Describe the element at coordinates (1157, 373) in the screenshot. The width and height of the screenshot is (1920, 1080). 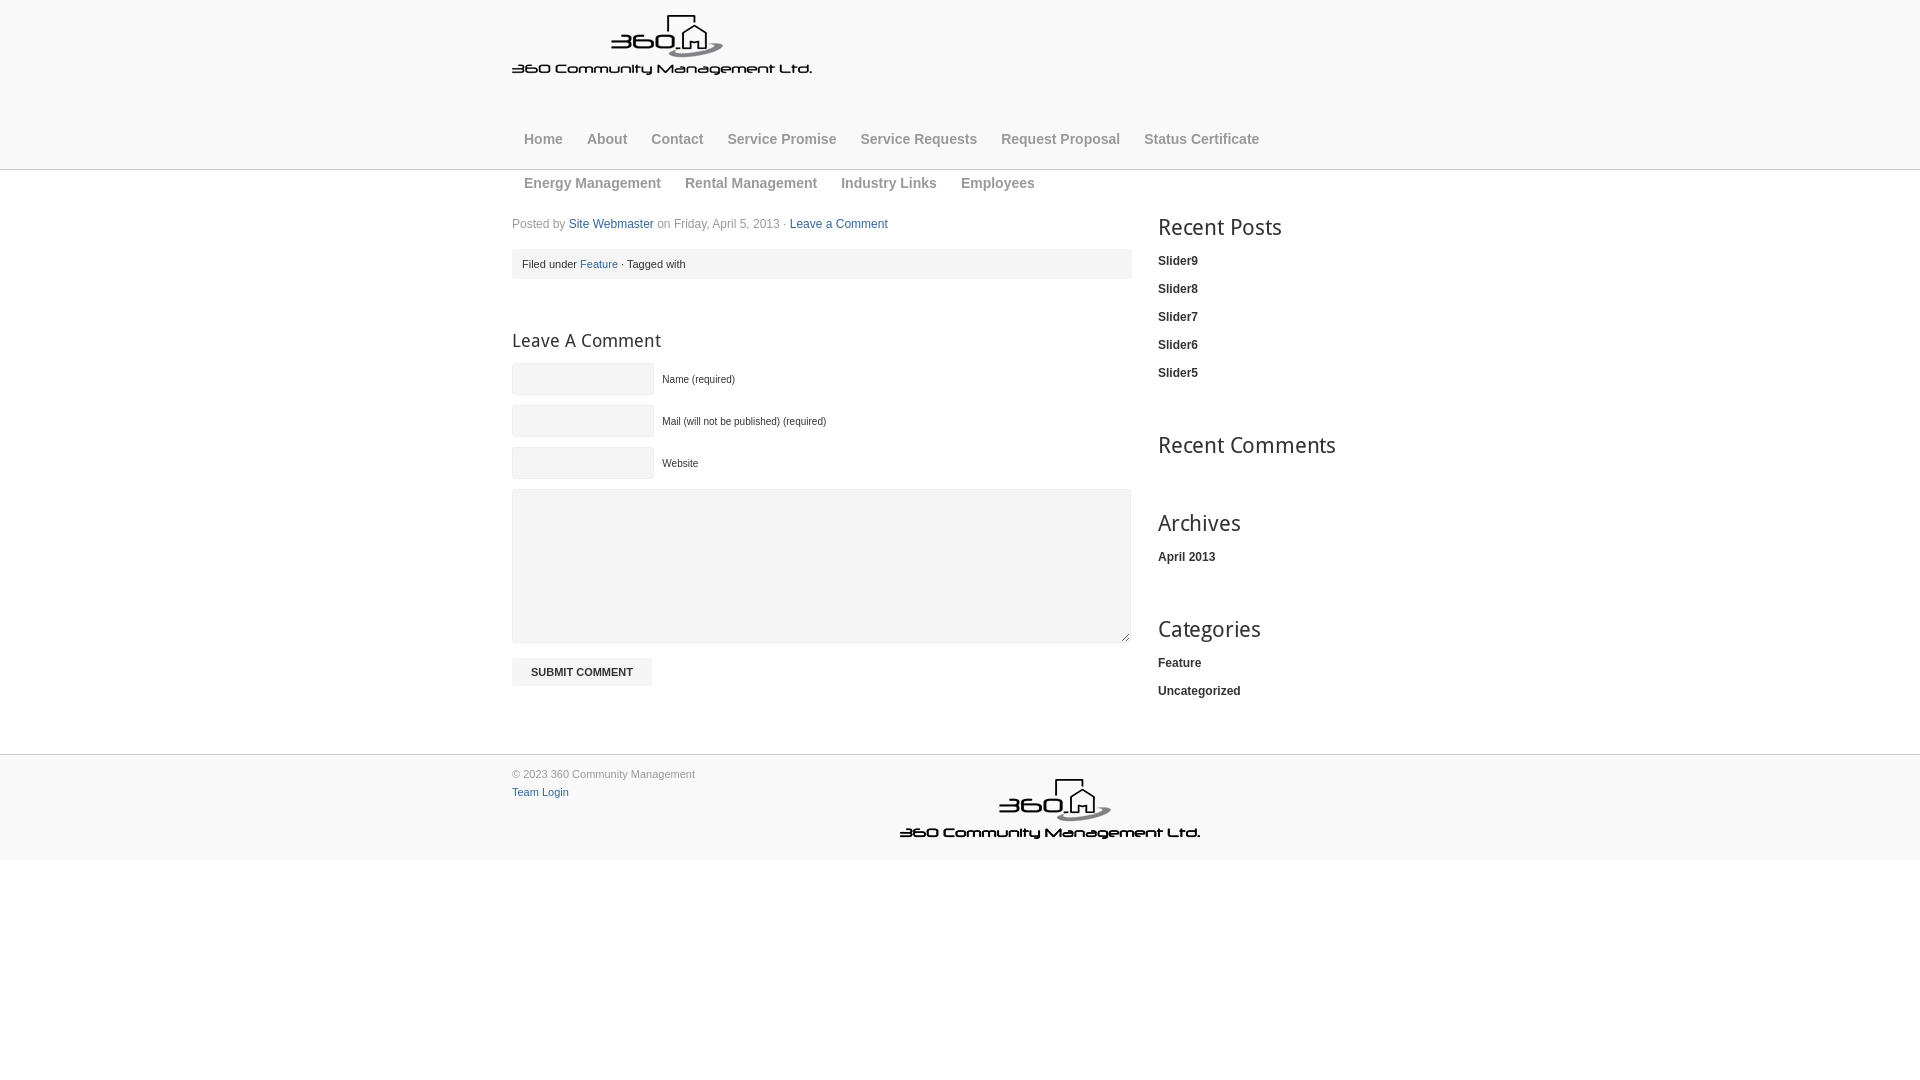
I see `'Slider5'` at that location.